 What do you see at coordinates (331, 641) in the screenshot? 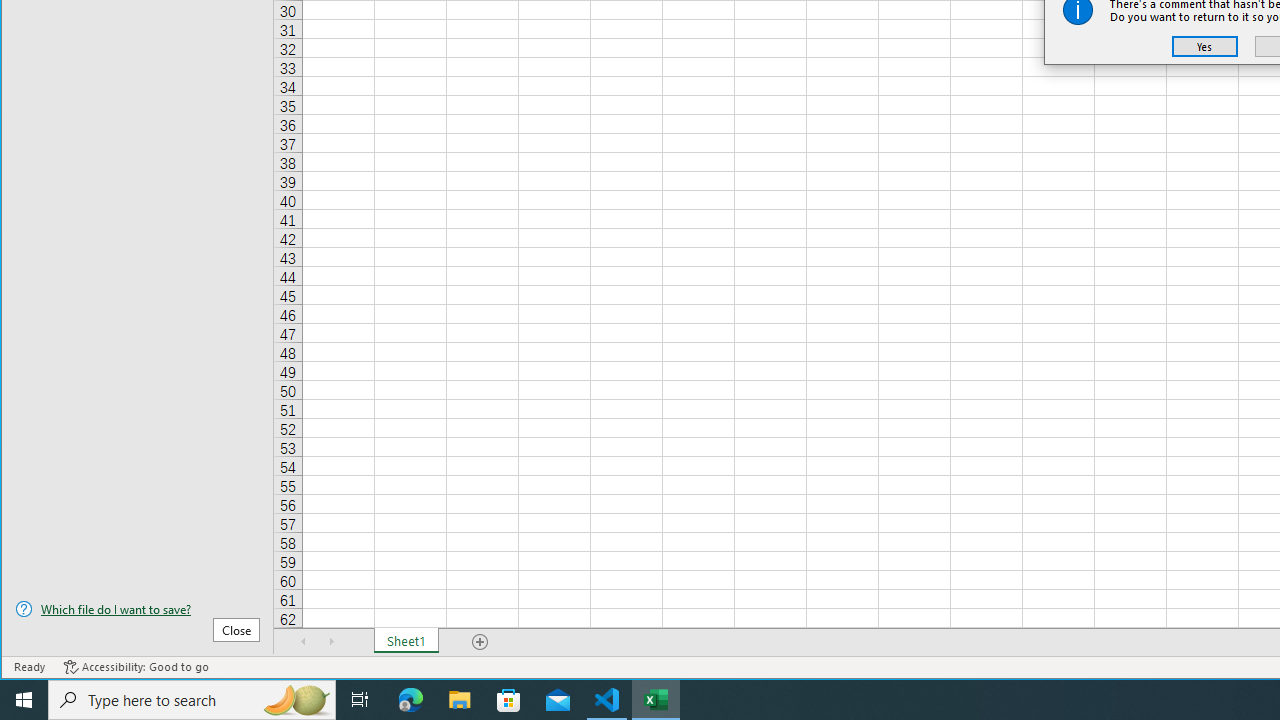
I see `'Scroll Right'` at bounding box center [331, 641].